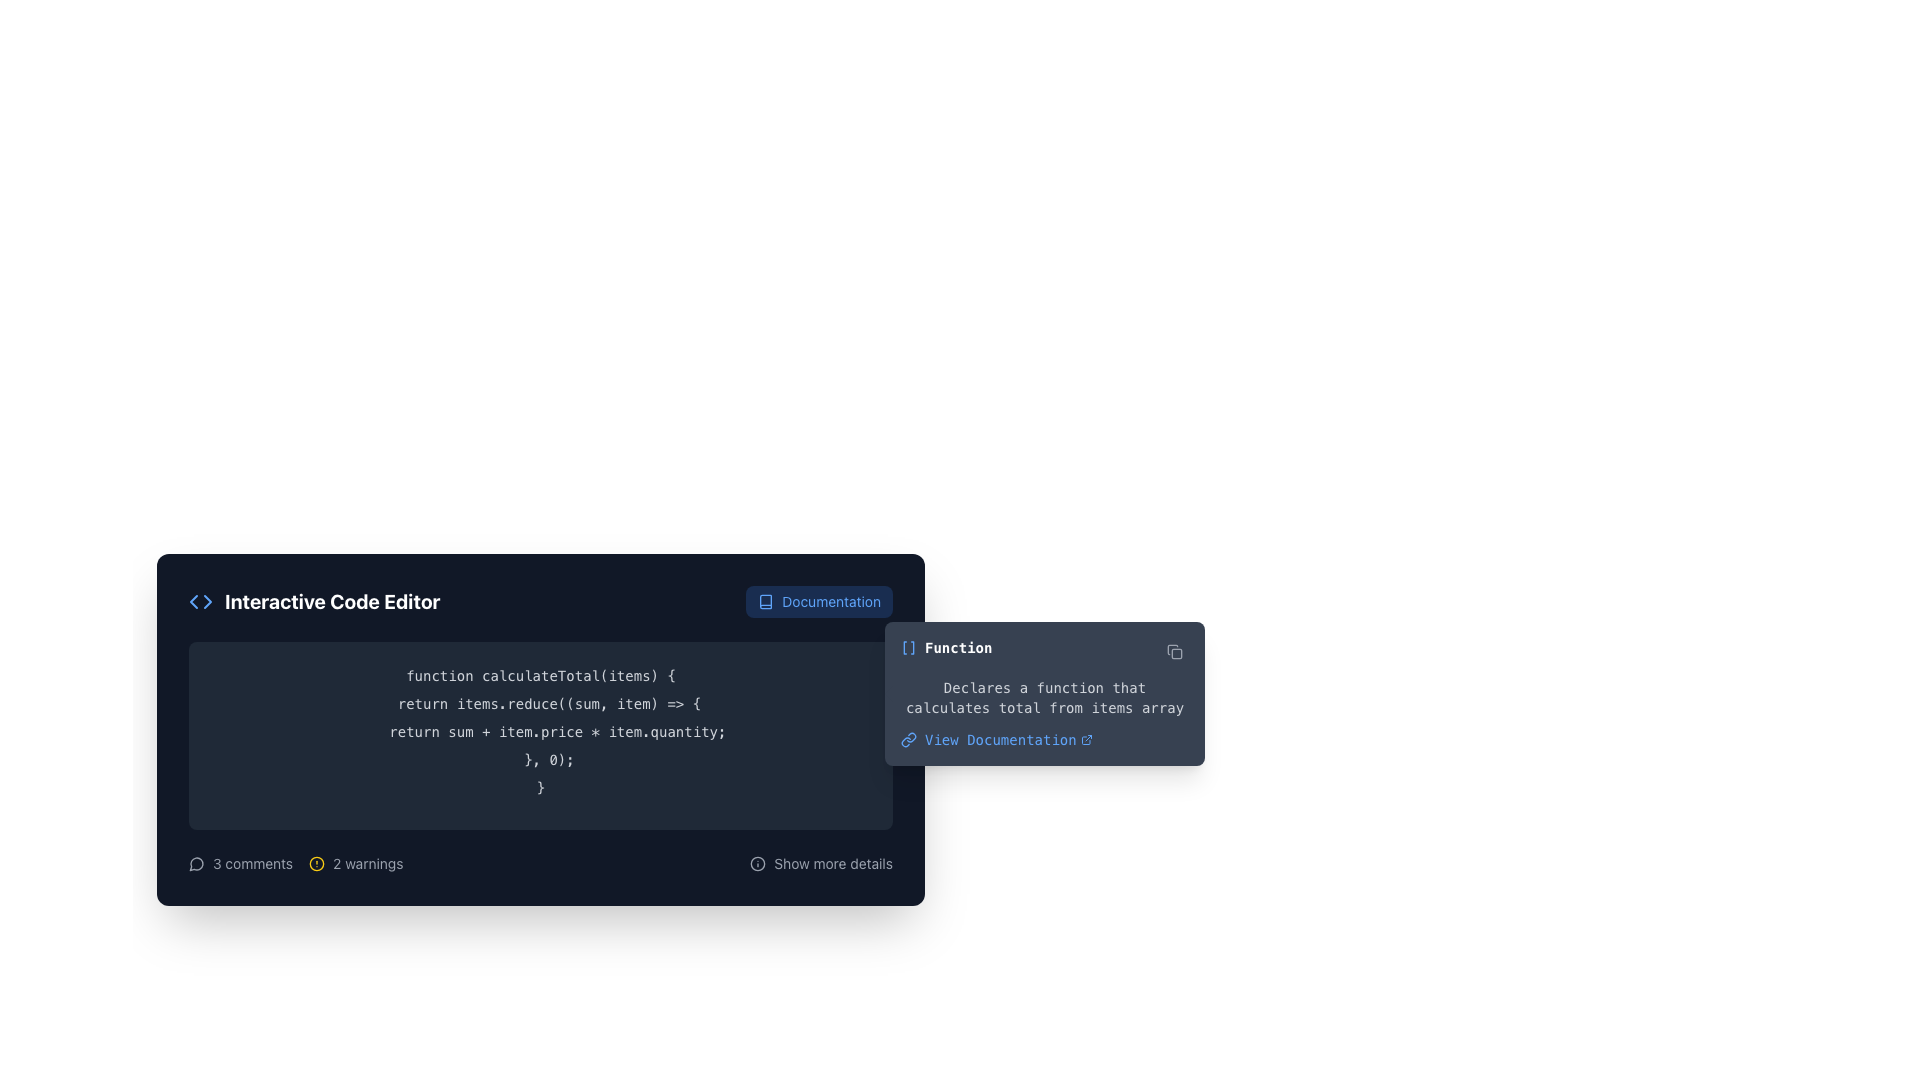  Describe the element at coordinates (541, 729) in the screenshot. I see `the central code editor panel displaying syntax-highlighted JavaScript code by reading the code` at that location.